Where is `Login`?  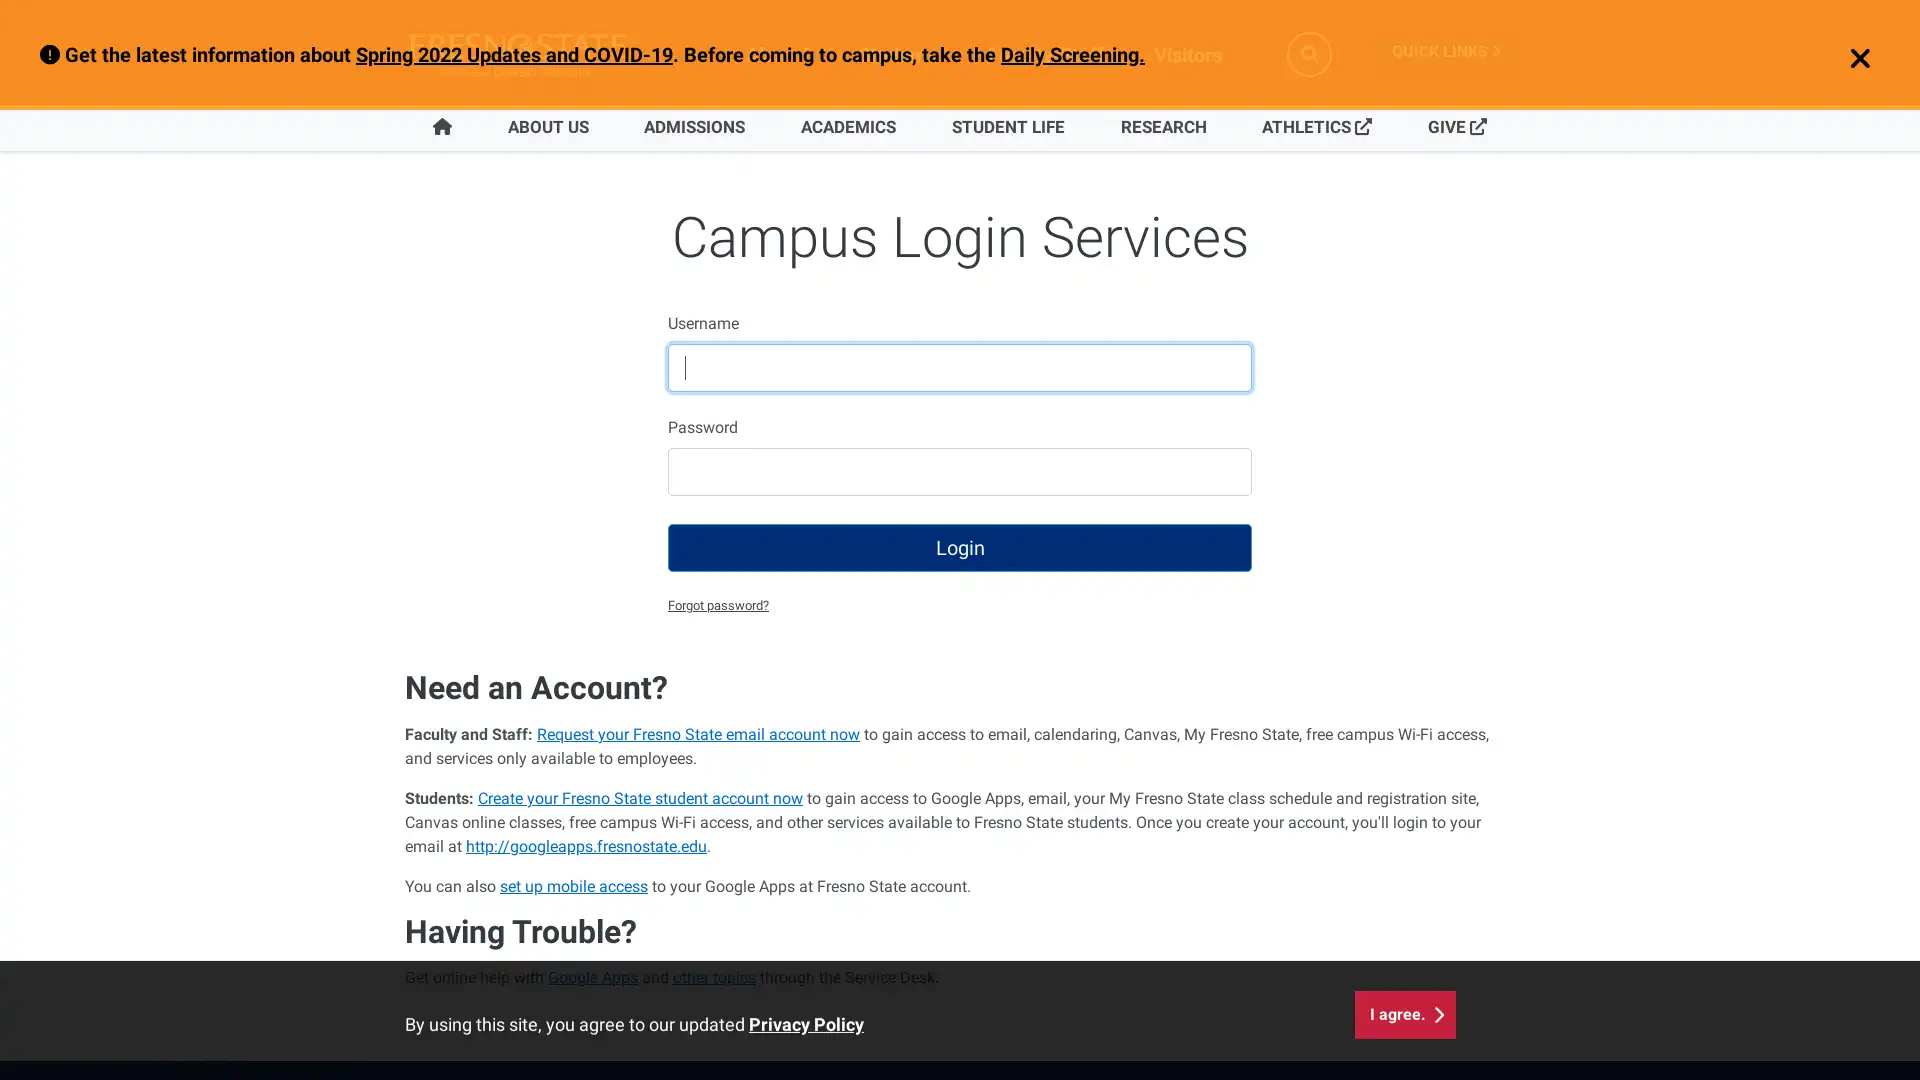
Login is located at coordinates (960, 547).